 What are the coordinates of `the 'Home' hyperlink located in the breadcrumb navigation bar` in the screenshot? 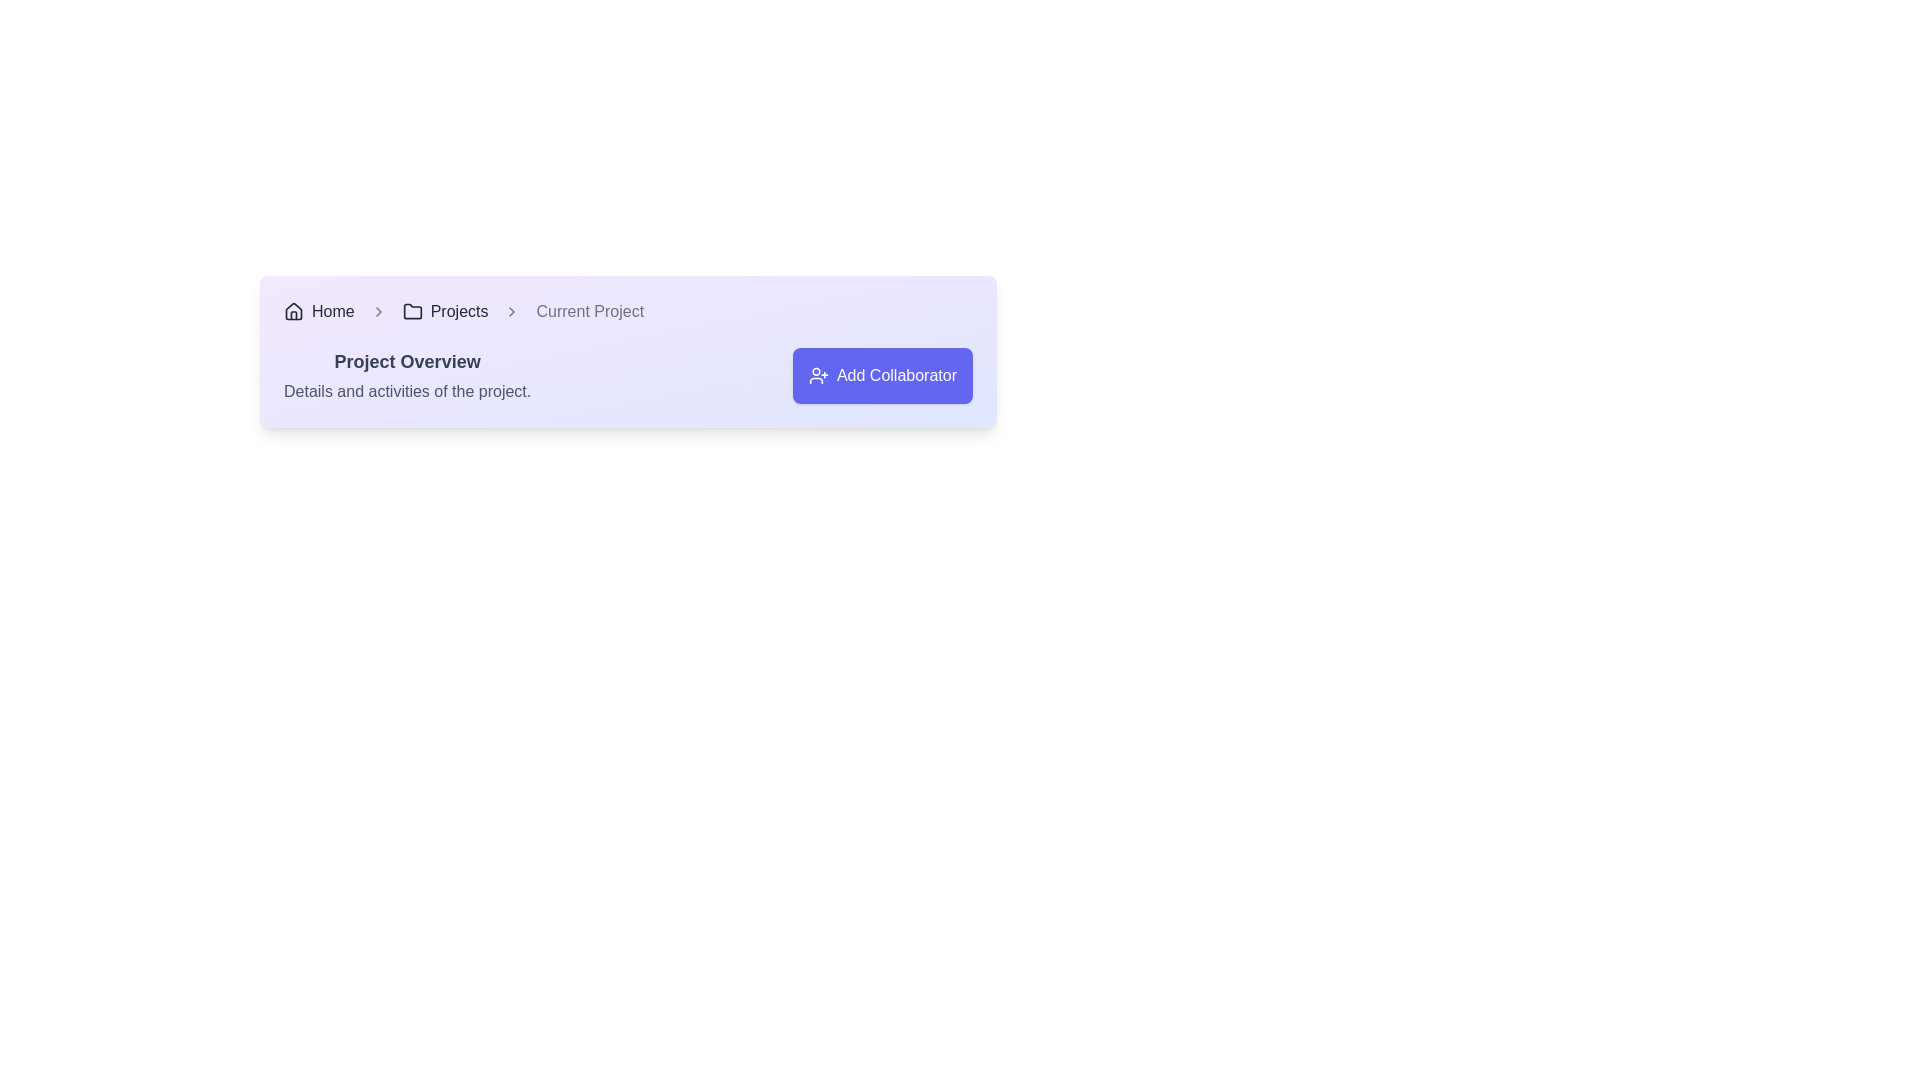 It's located at (333, 312).